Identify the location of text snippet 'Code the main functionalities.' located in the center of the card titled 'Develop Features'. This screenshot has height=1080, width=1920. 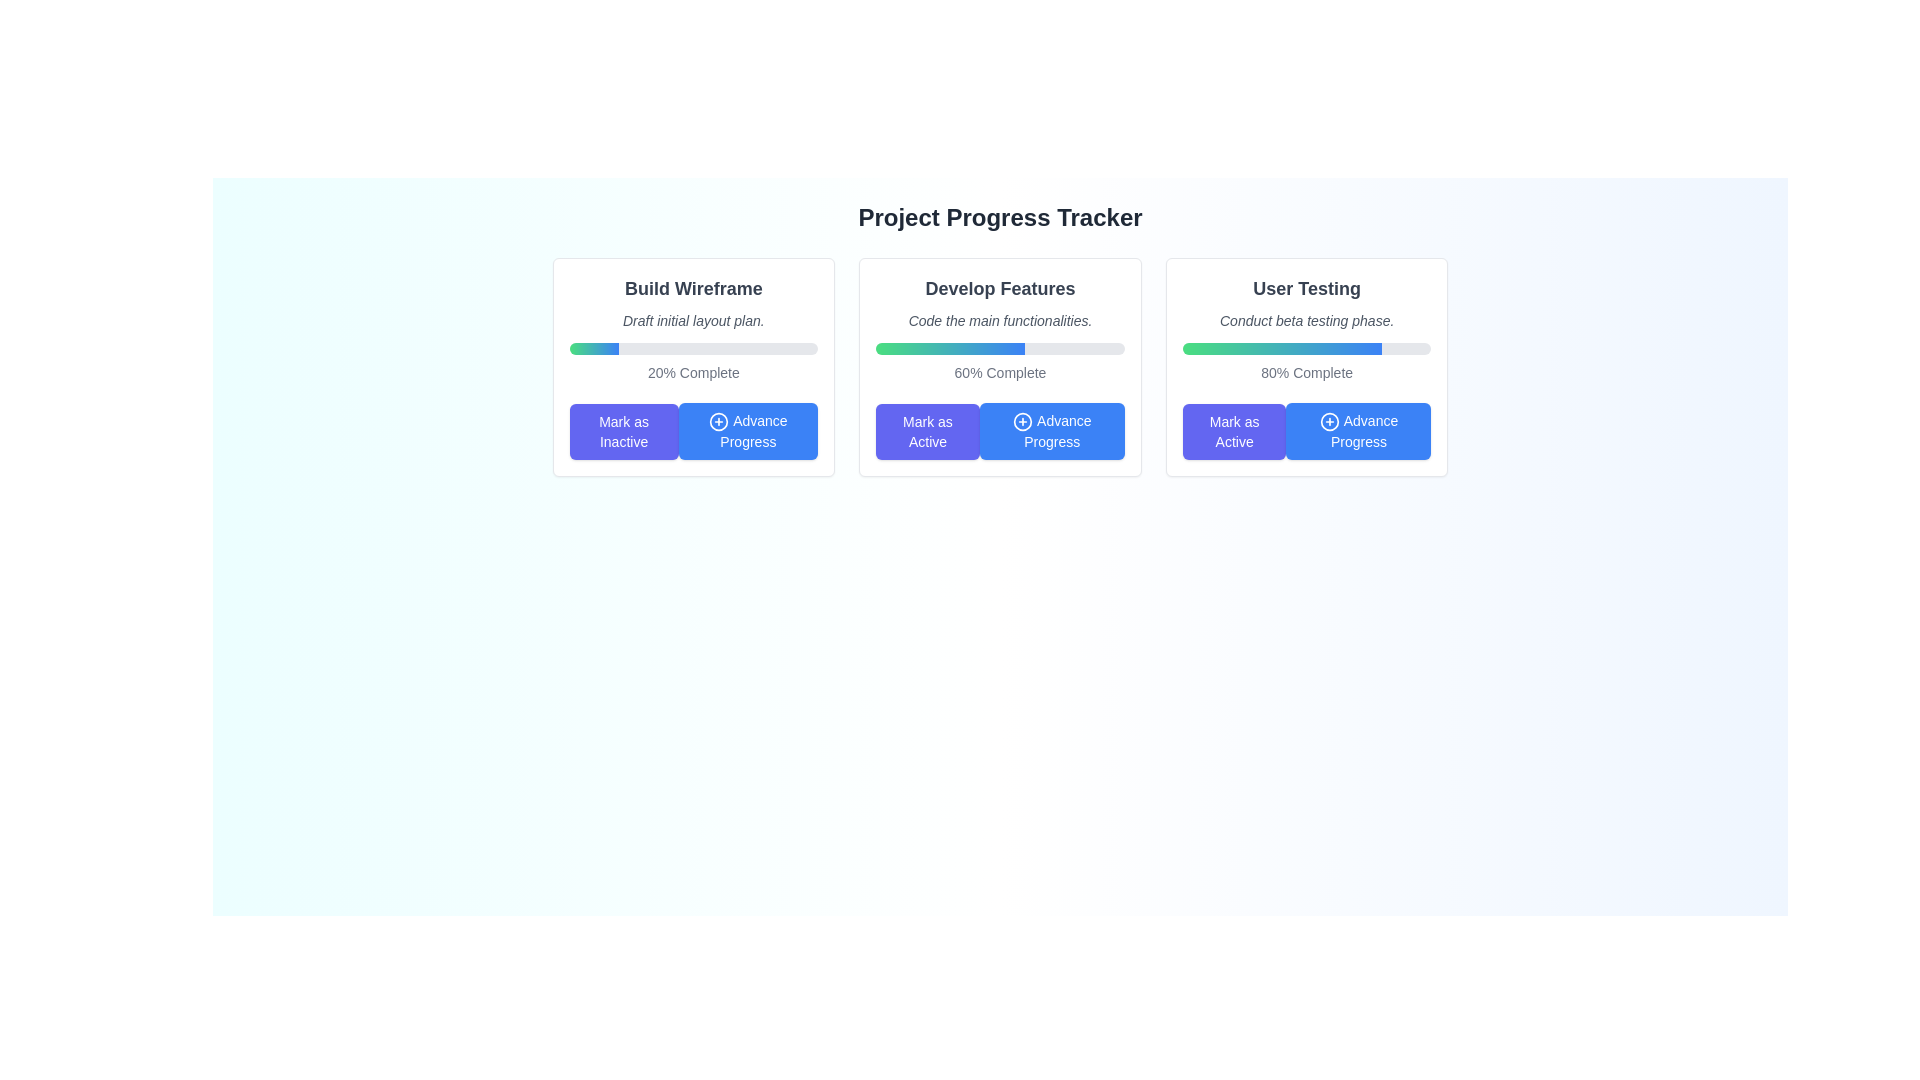
(1000, 319).